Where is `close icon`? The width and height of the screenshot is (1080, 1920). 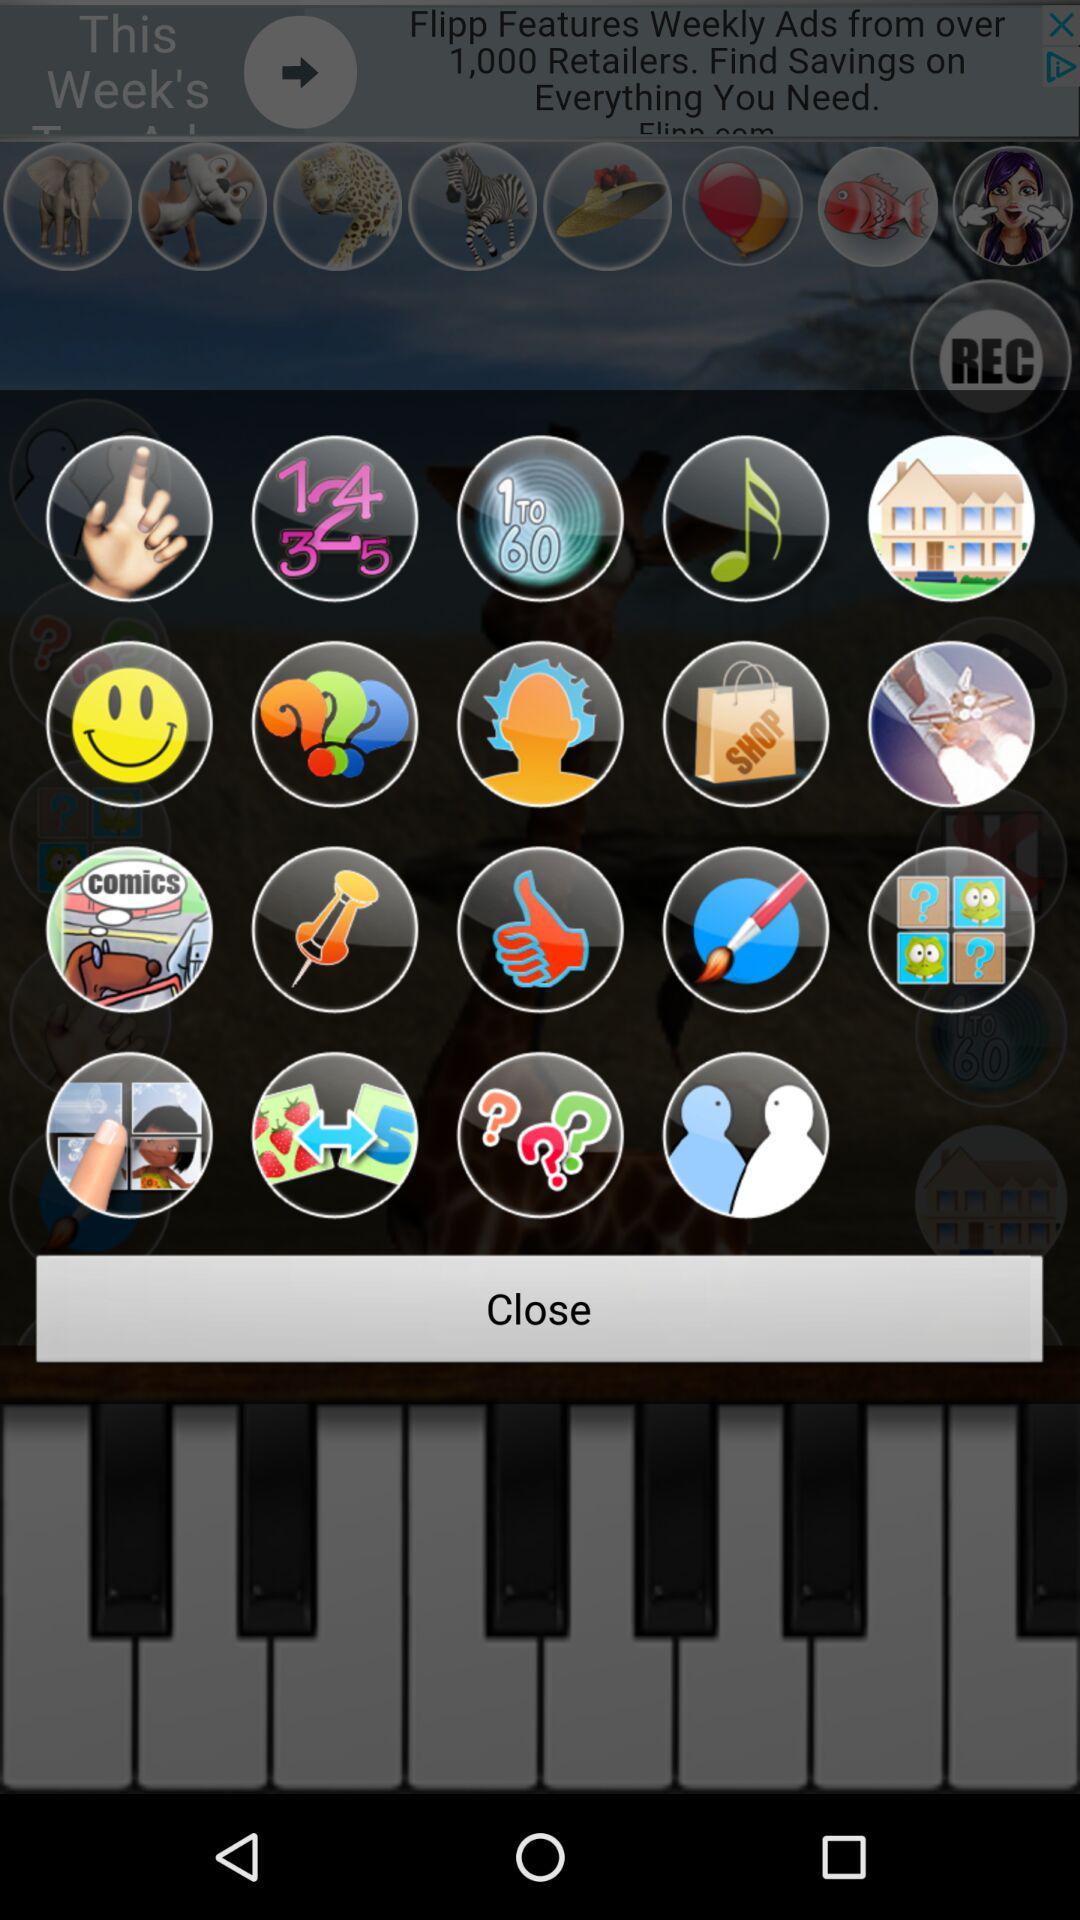 close icon is located at coordinates (540, 1314).